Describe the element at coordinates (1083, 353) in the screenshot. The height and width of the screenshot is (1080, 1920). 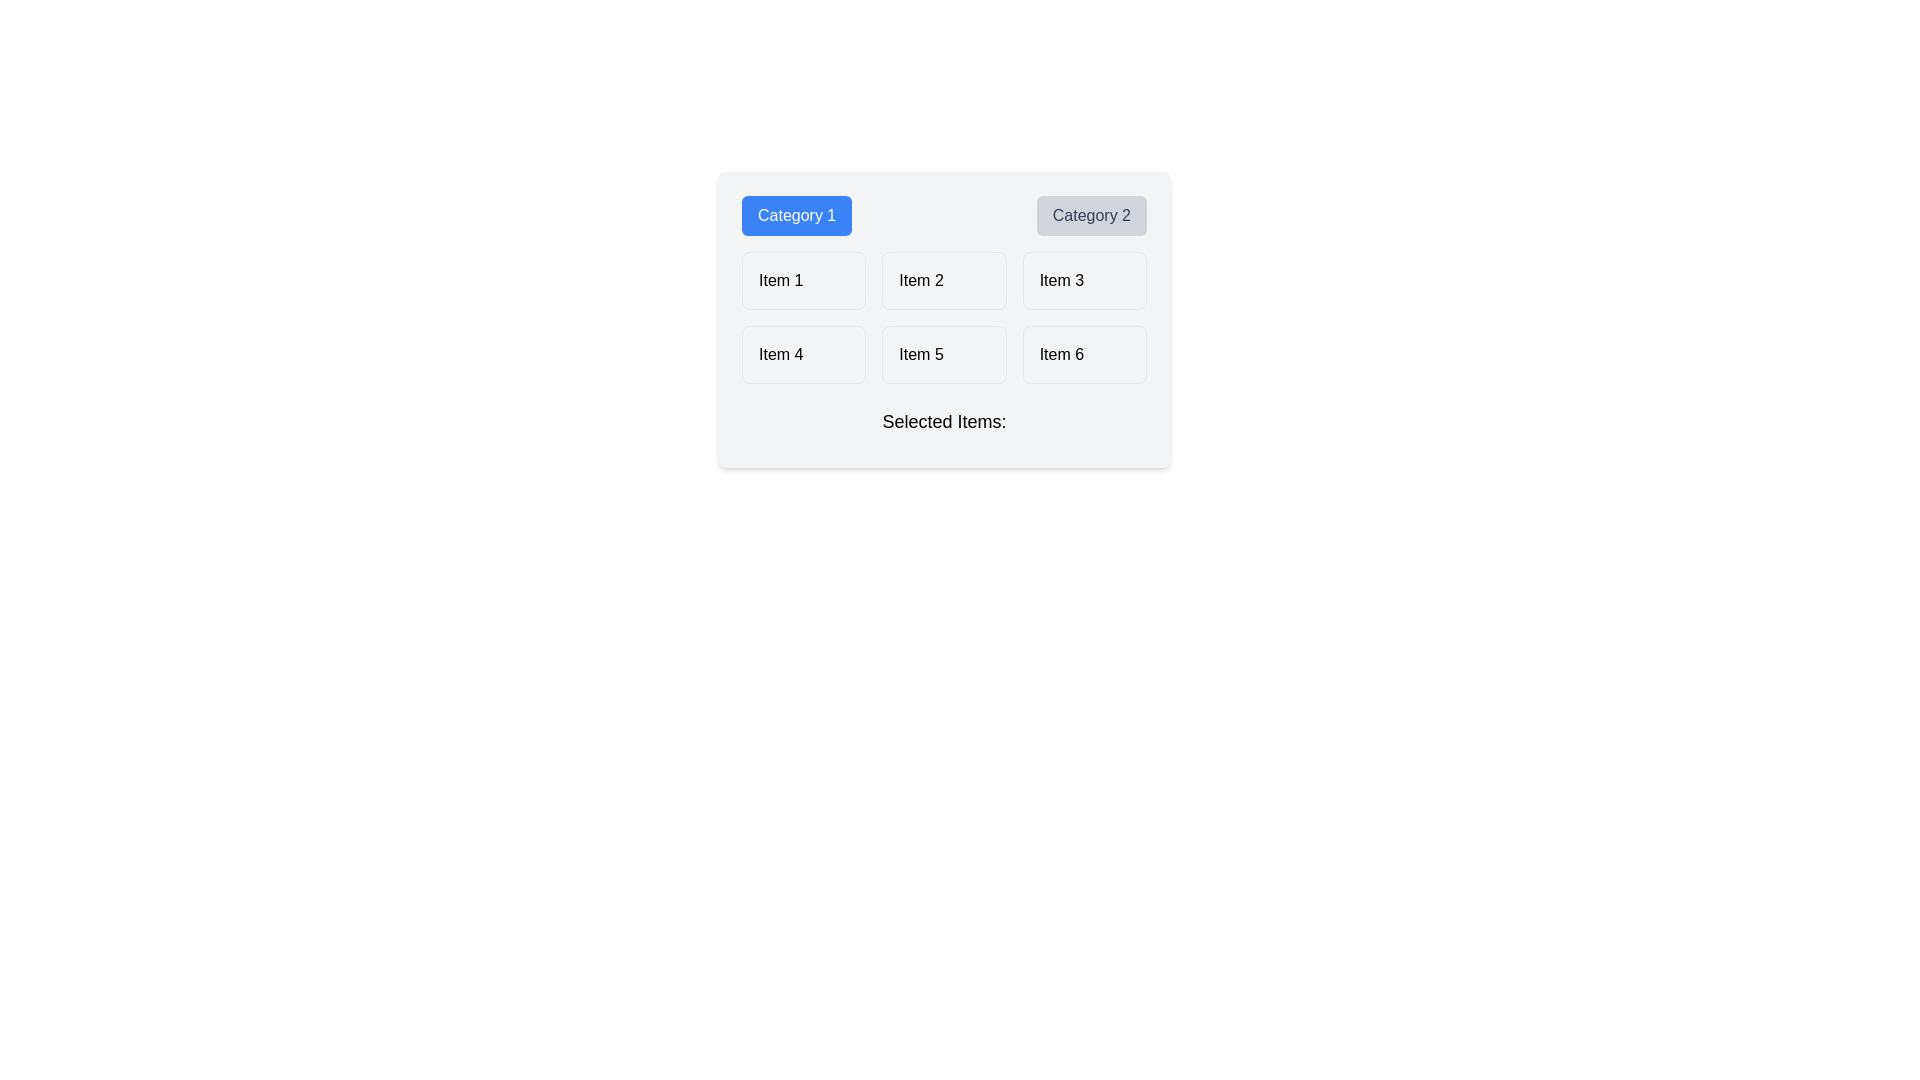
I see `the selectable item labeled 'Item 6'` at that location.